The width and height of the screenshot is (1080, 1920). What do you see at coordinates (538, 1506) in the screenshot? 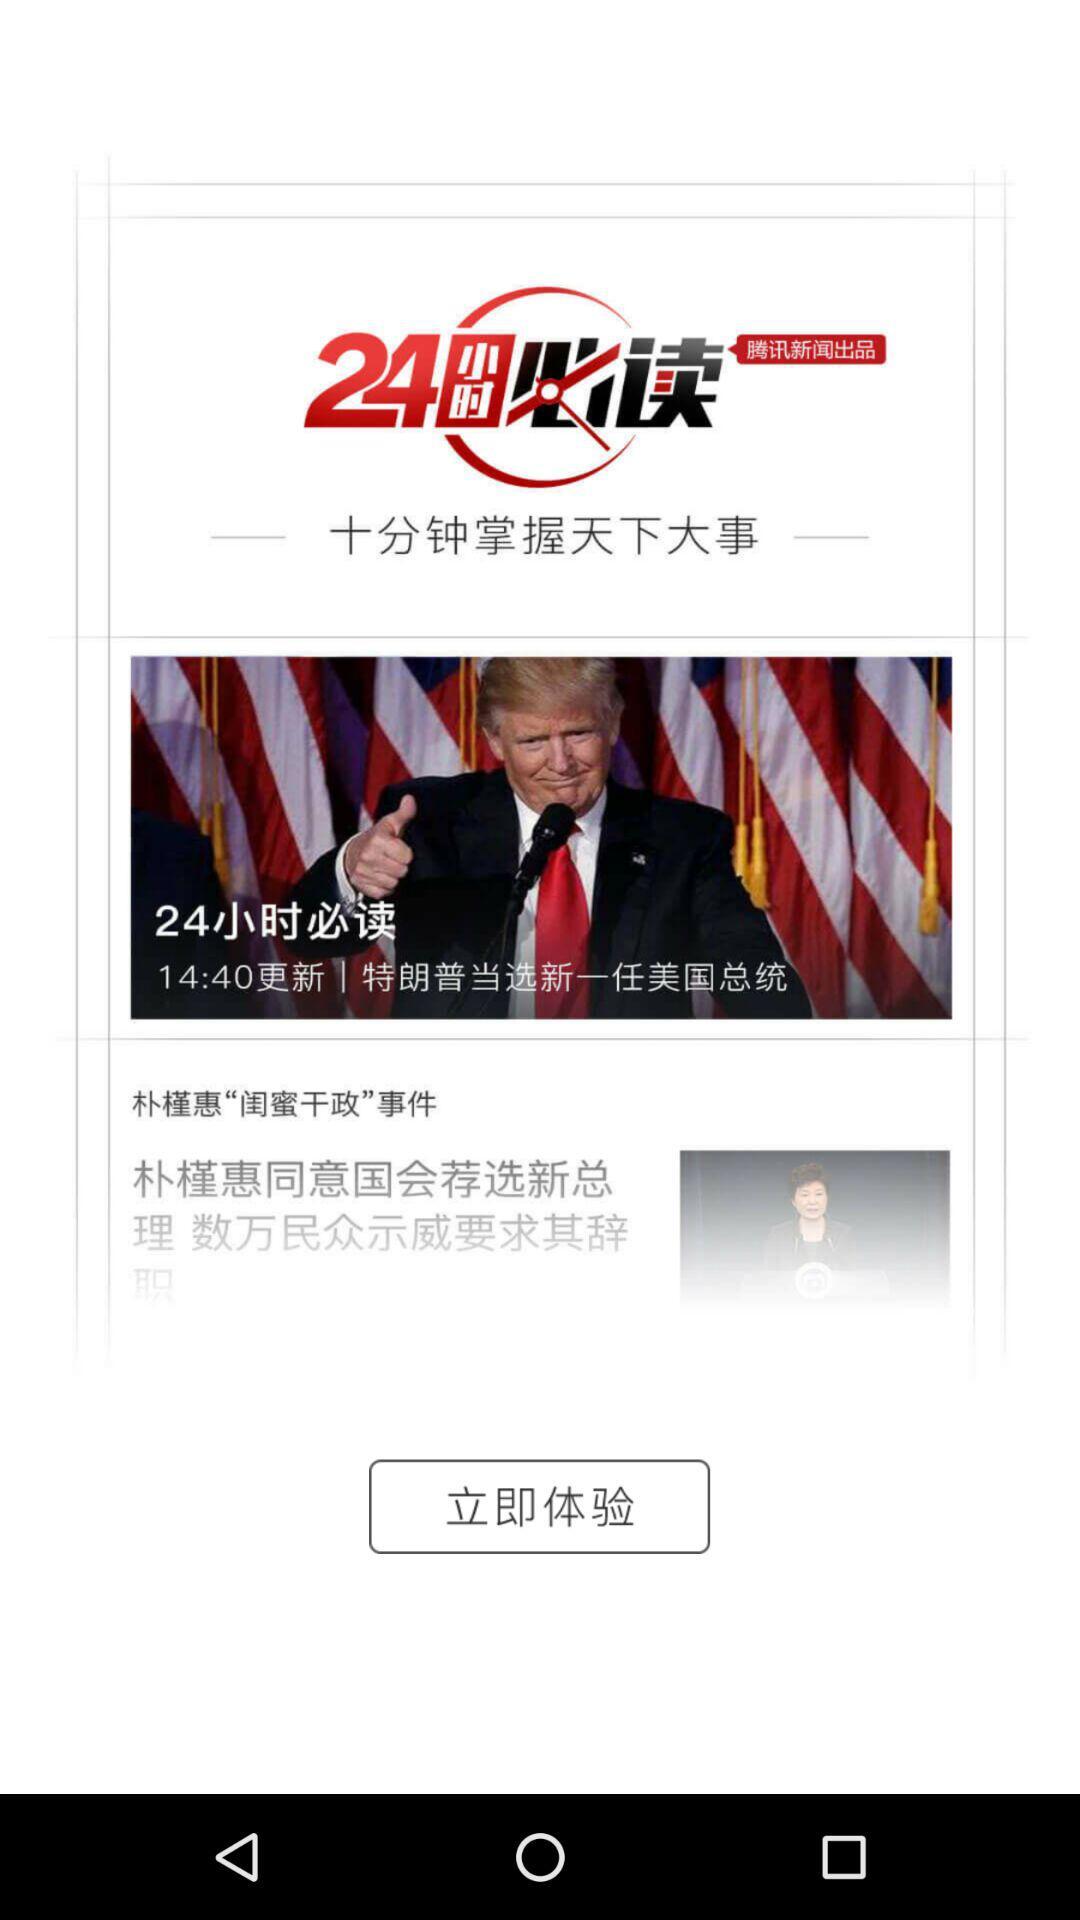
I see `the date_range icon` at bounding box center [538, 1506].